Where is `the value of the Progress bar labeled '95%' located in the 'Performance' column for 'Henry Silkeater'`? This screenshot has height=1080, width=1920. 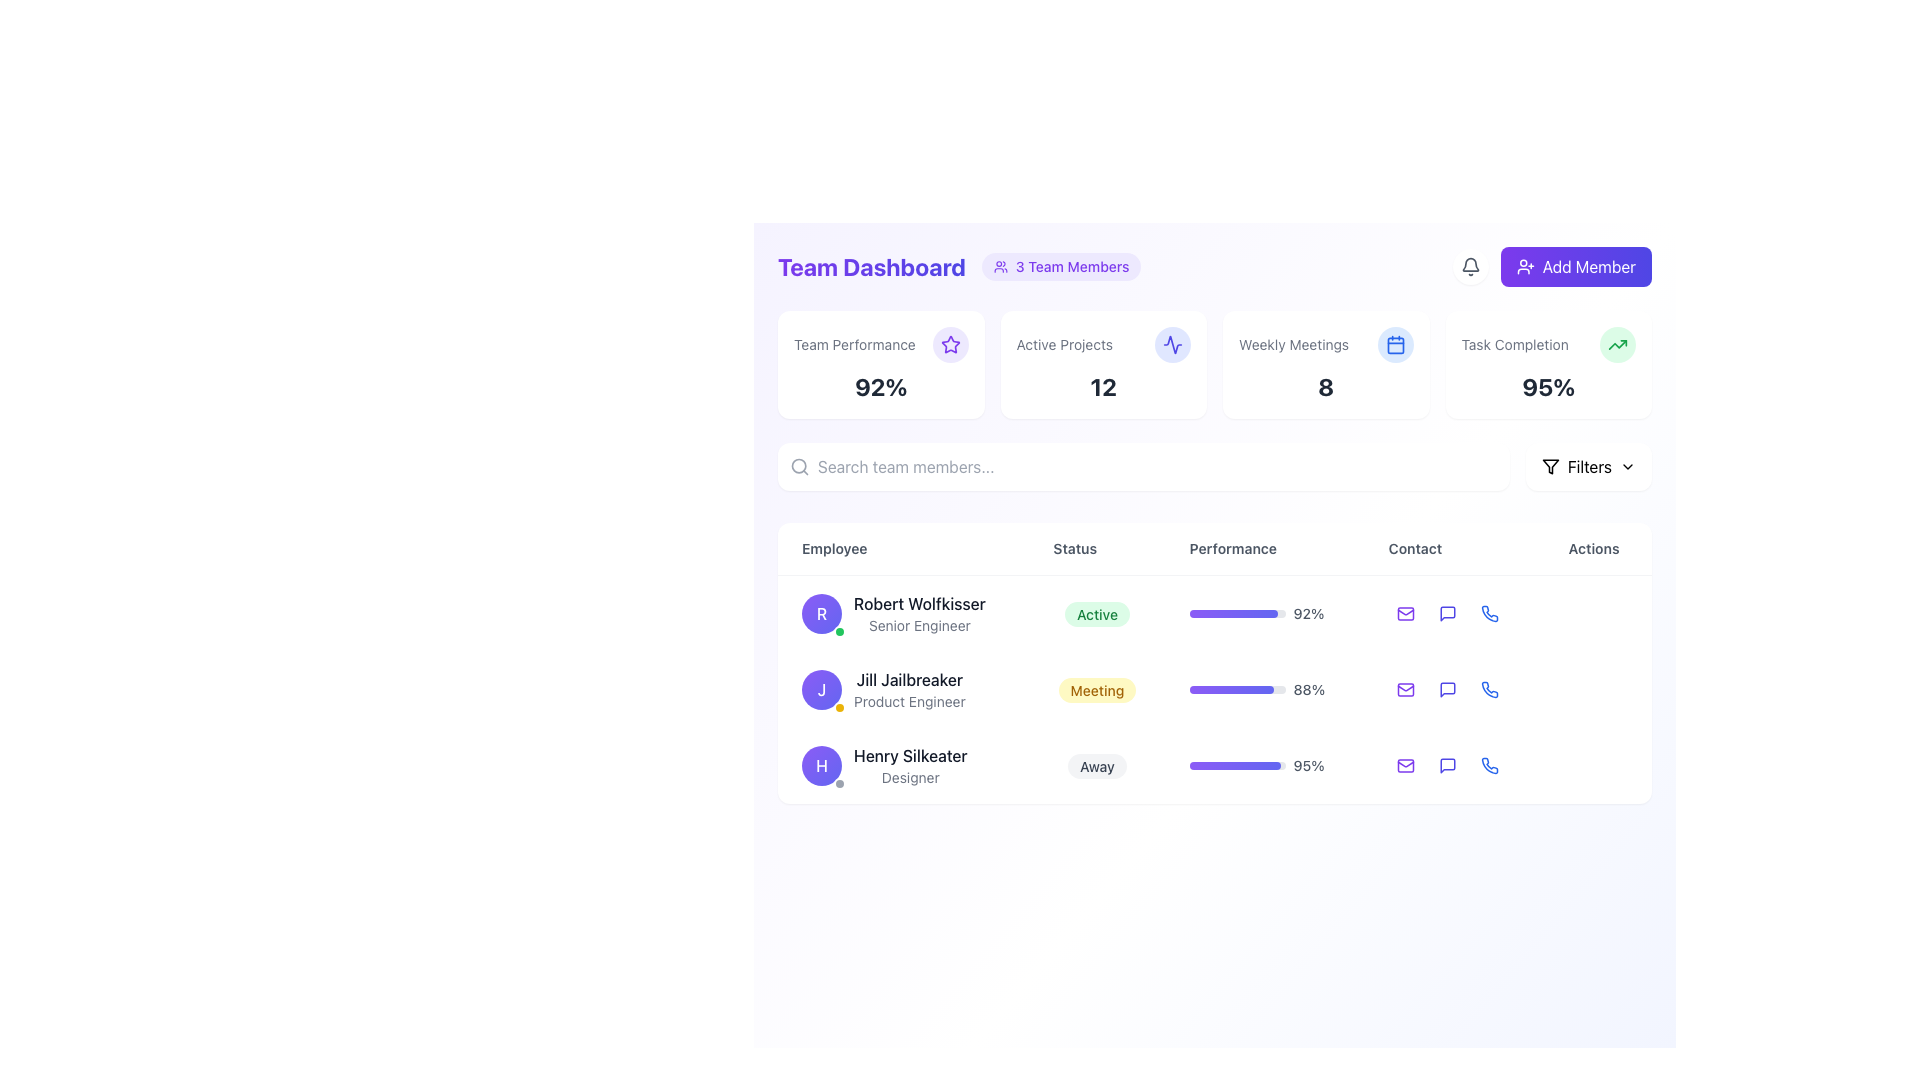 the value of the Progress bar labeled '95%' located in the 'Performance' column for 'Henry Silkeater' is located at coordinates (1264, 765).